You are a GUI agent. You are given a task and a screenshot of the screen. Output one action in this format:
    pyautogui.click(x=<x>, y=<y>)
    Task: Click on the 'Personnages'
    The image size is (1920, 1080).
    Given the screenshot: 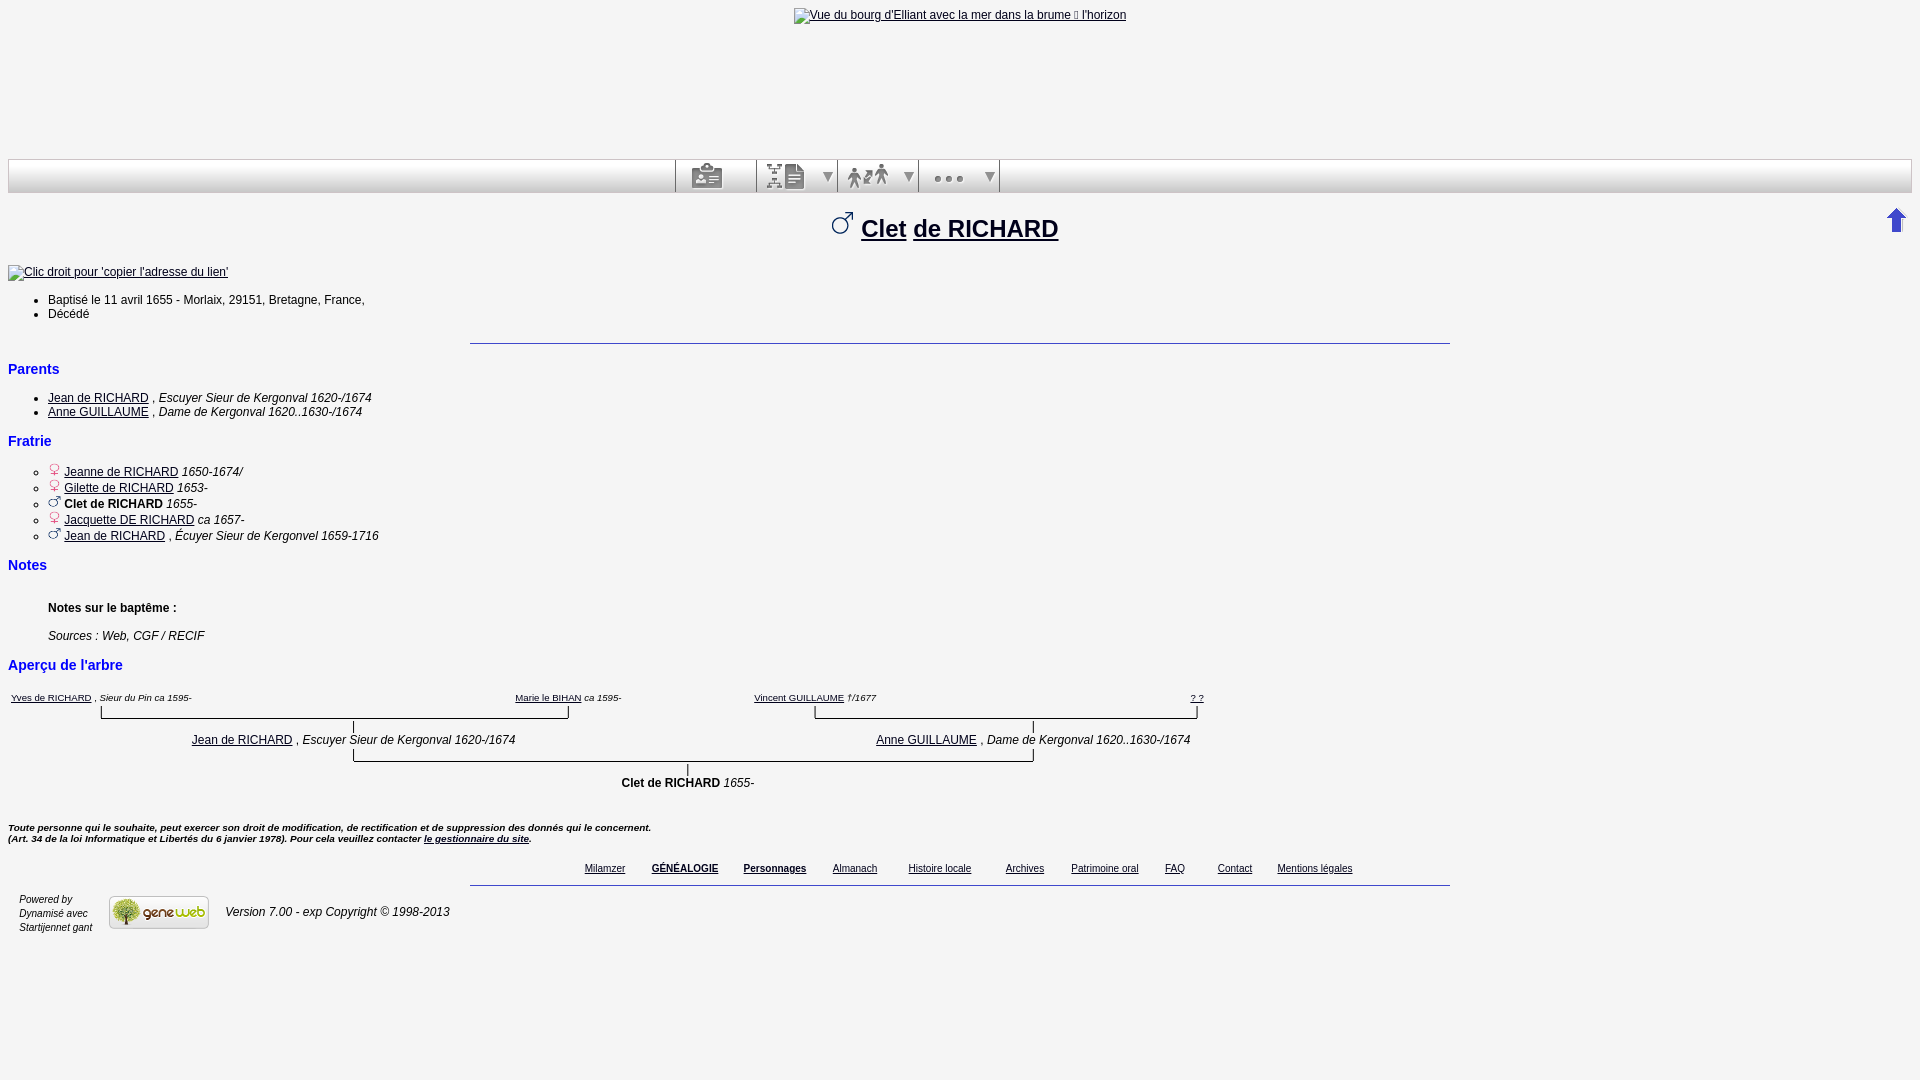 What is the action you would take?
    pyautogui.click(x=743, y=866)
    